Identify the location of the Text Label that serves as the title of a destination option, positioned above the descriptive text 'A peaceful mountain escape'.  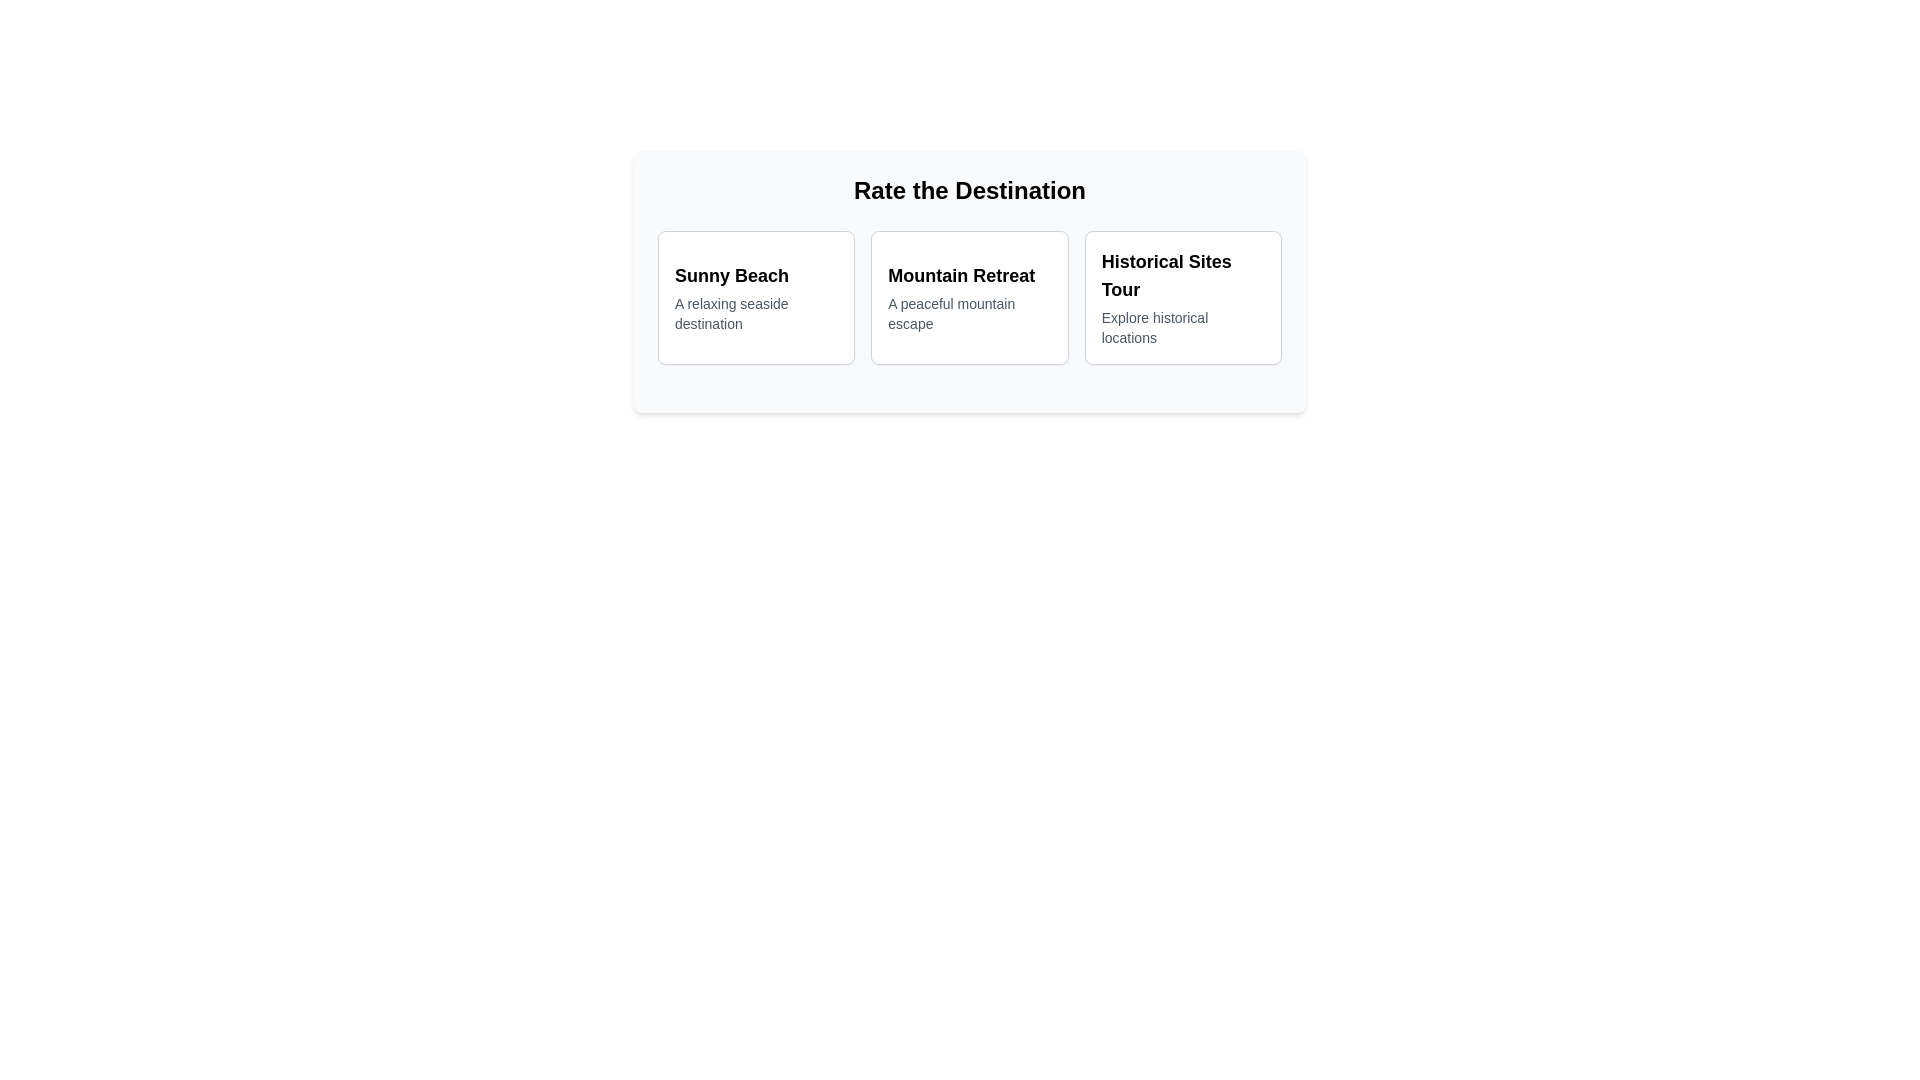
(969, 276).